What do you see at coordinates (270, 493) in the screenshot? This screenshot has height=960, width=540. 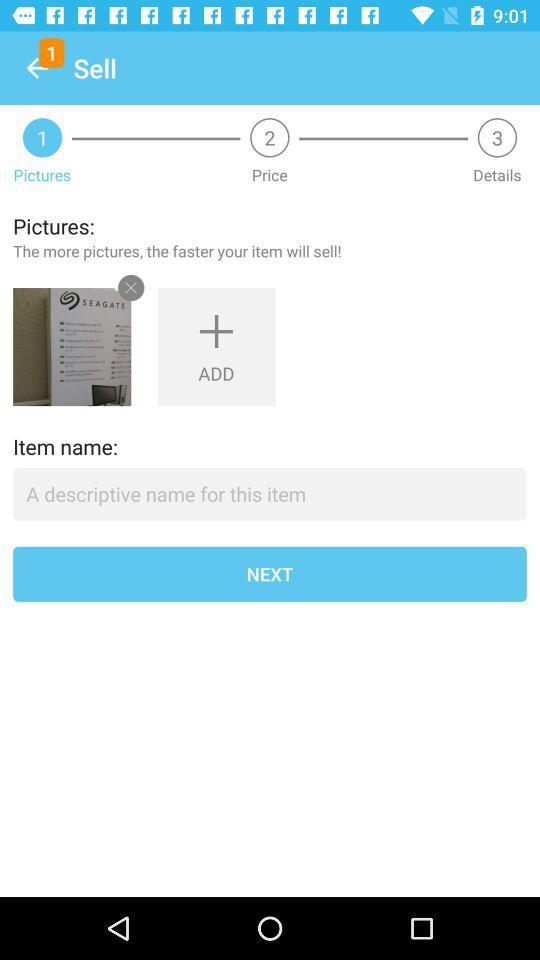 I see `item above next item` at bounding box center [270, 493].